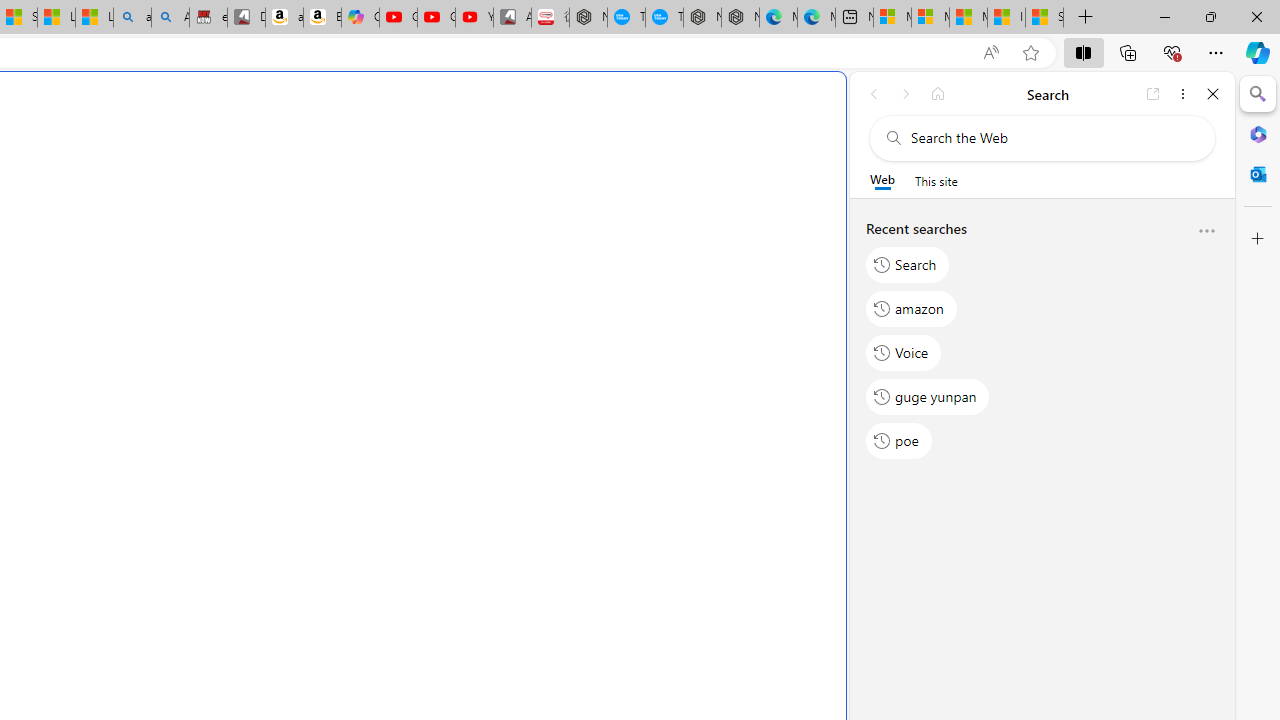 The width and height of the screenshot is (1280, 720). What do you see at coordinates (911, 308) in the screenshot?
I see `'amazon'` at bounding box center [911, 308].